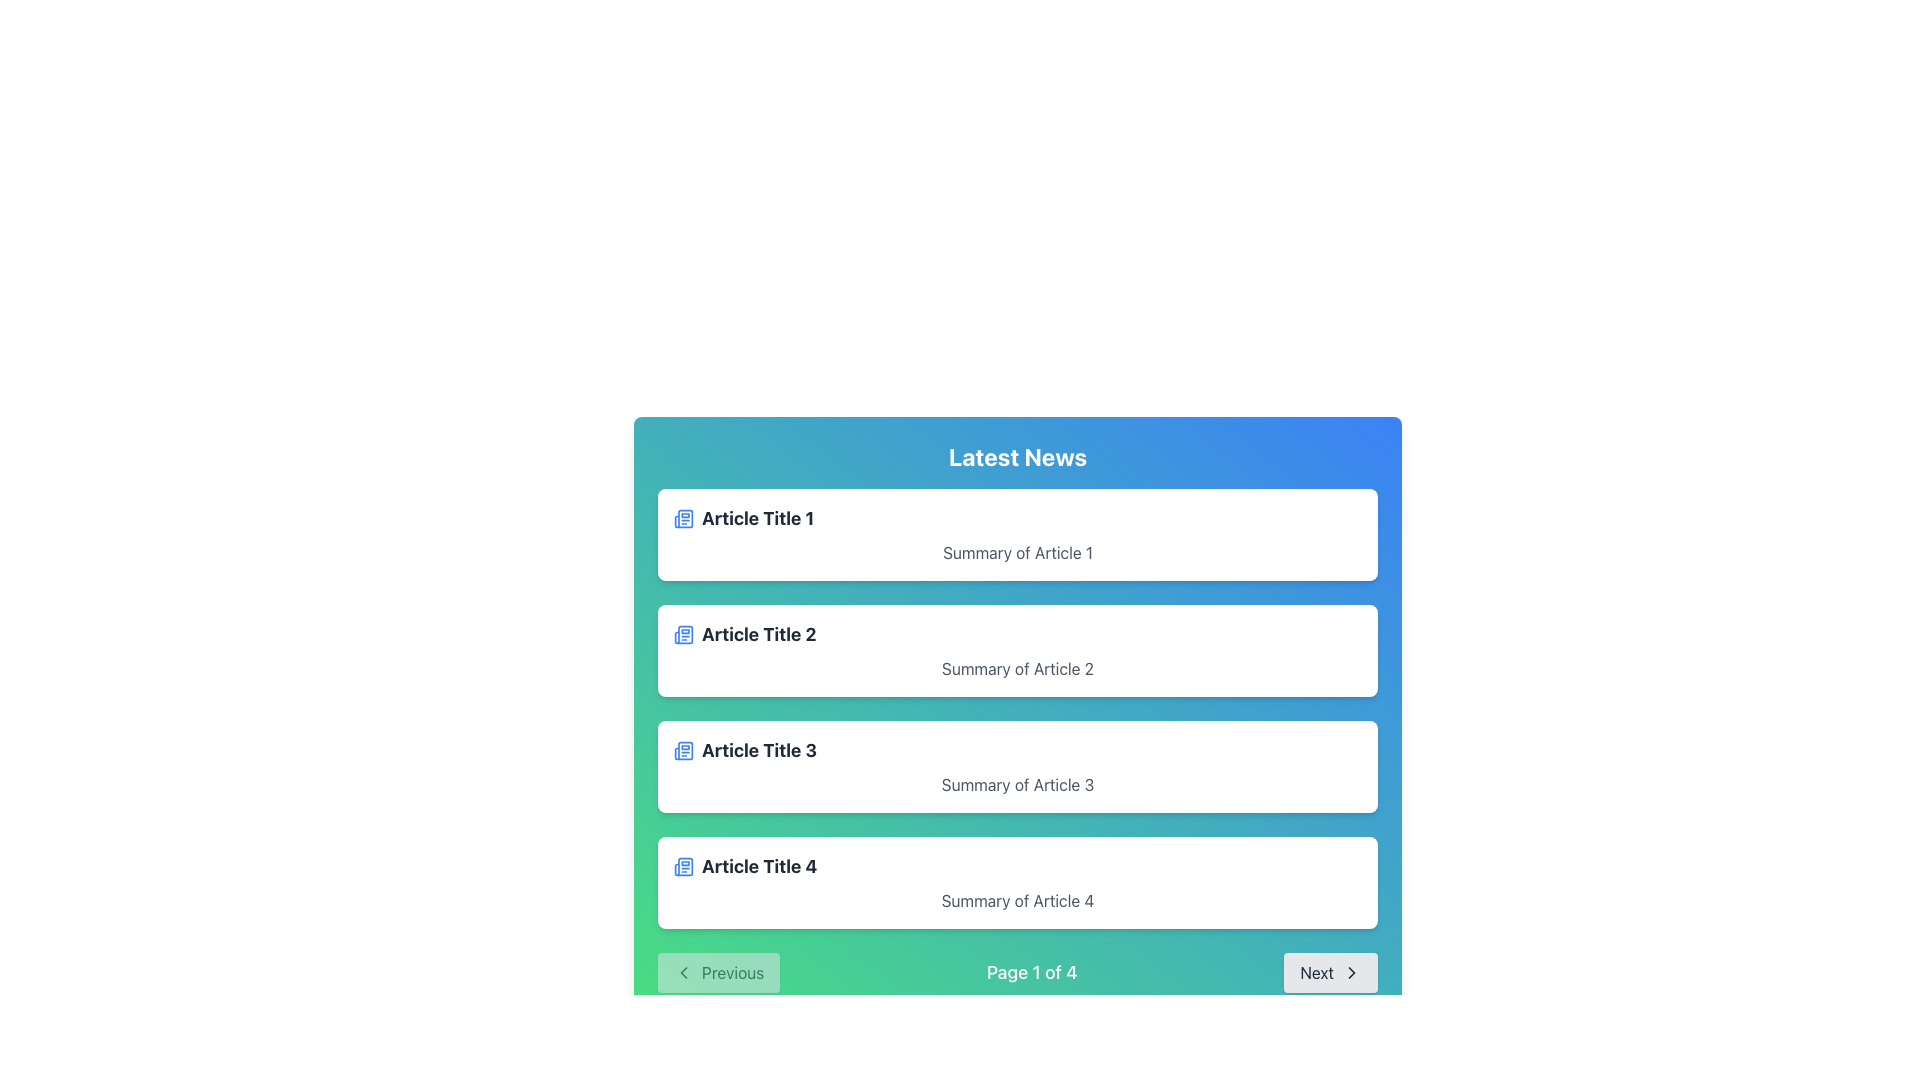 The width and height of the screenshot is (1920, 1080). Describe the element at coordinates (684, 866) in the screenshot. I see `the icon representing 'Article Title 4', positioned to the left of the title text, to interact with its associated article feature` at that location.